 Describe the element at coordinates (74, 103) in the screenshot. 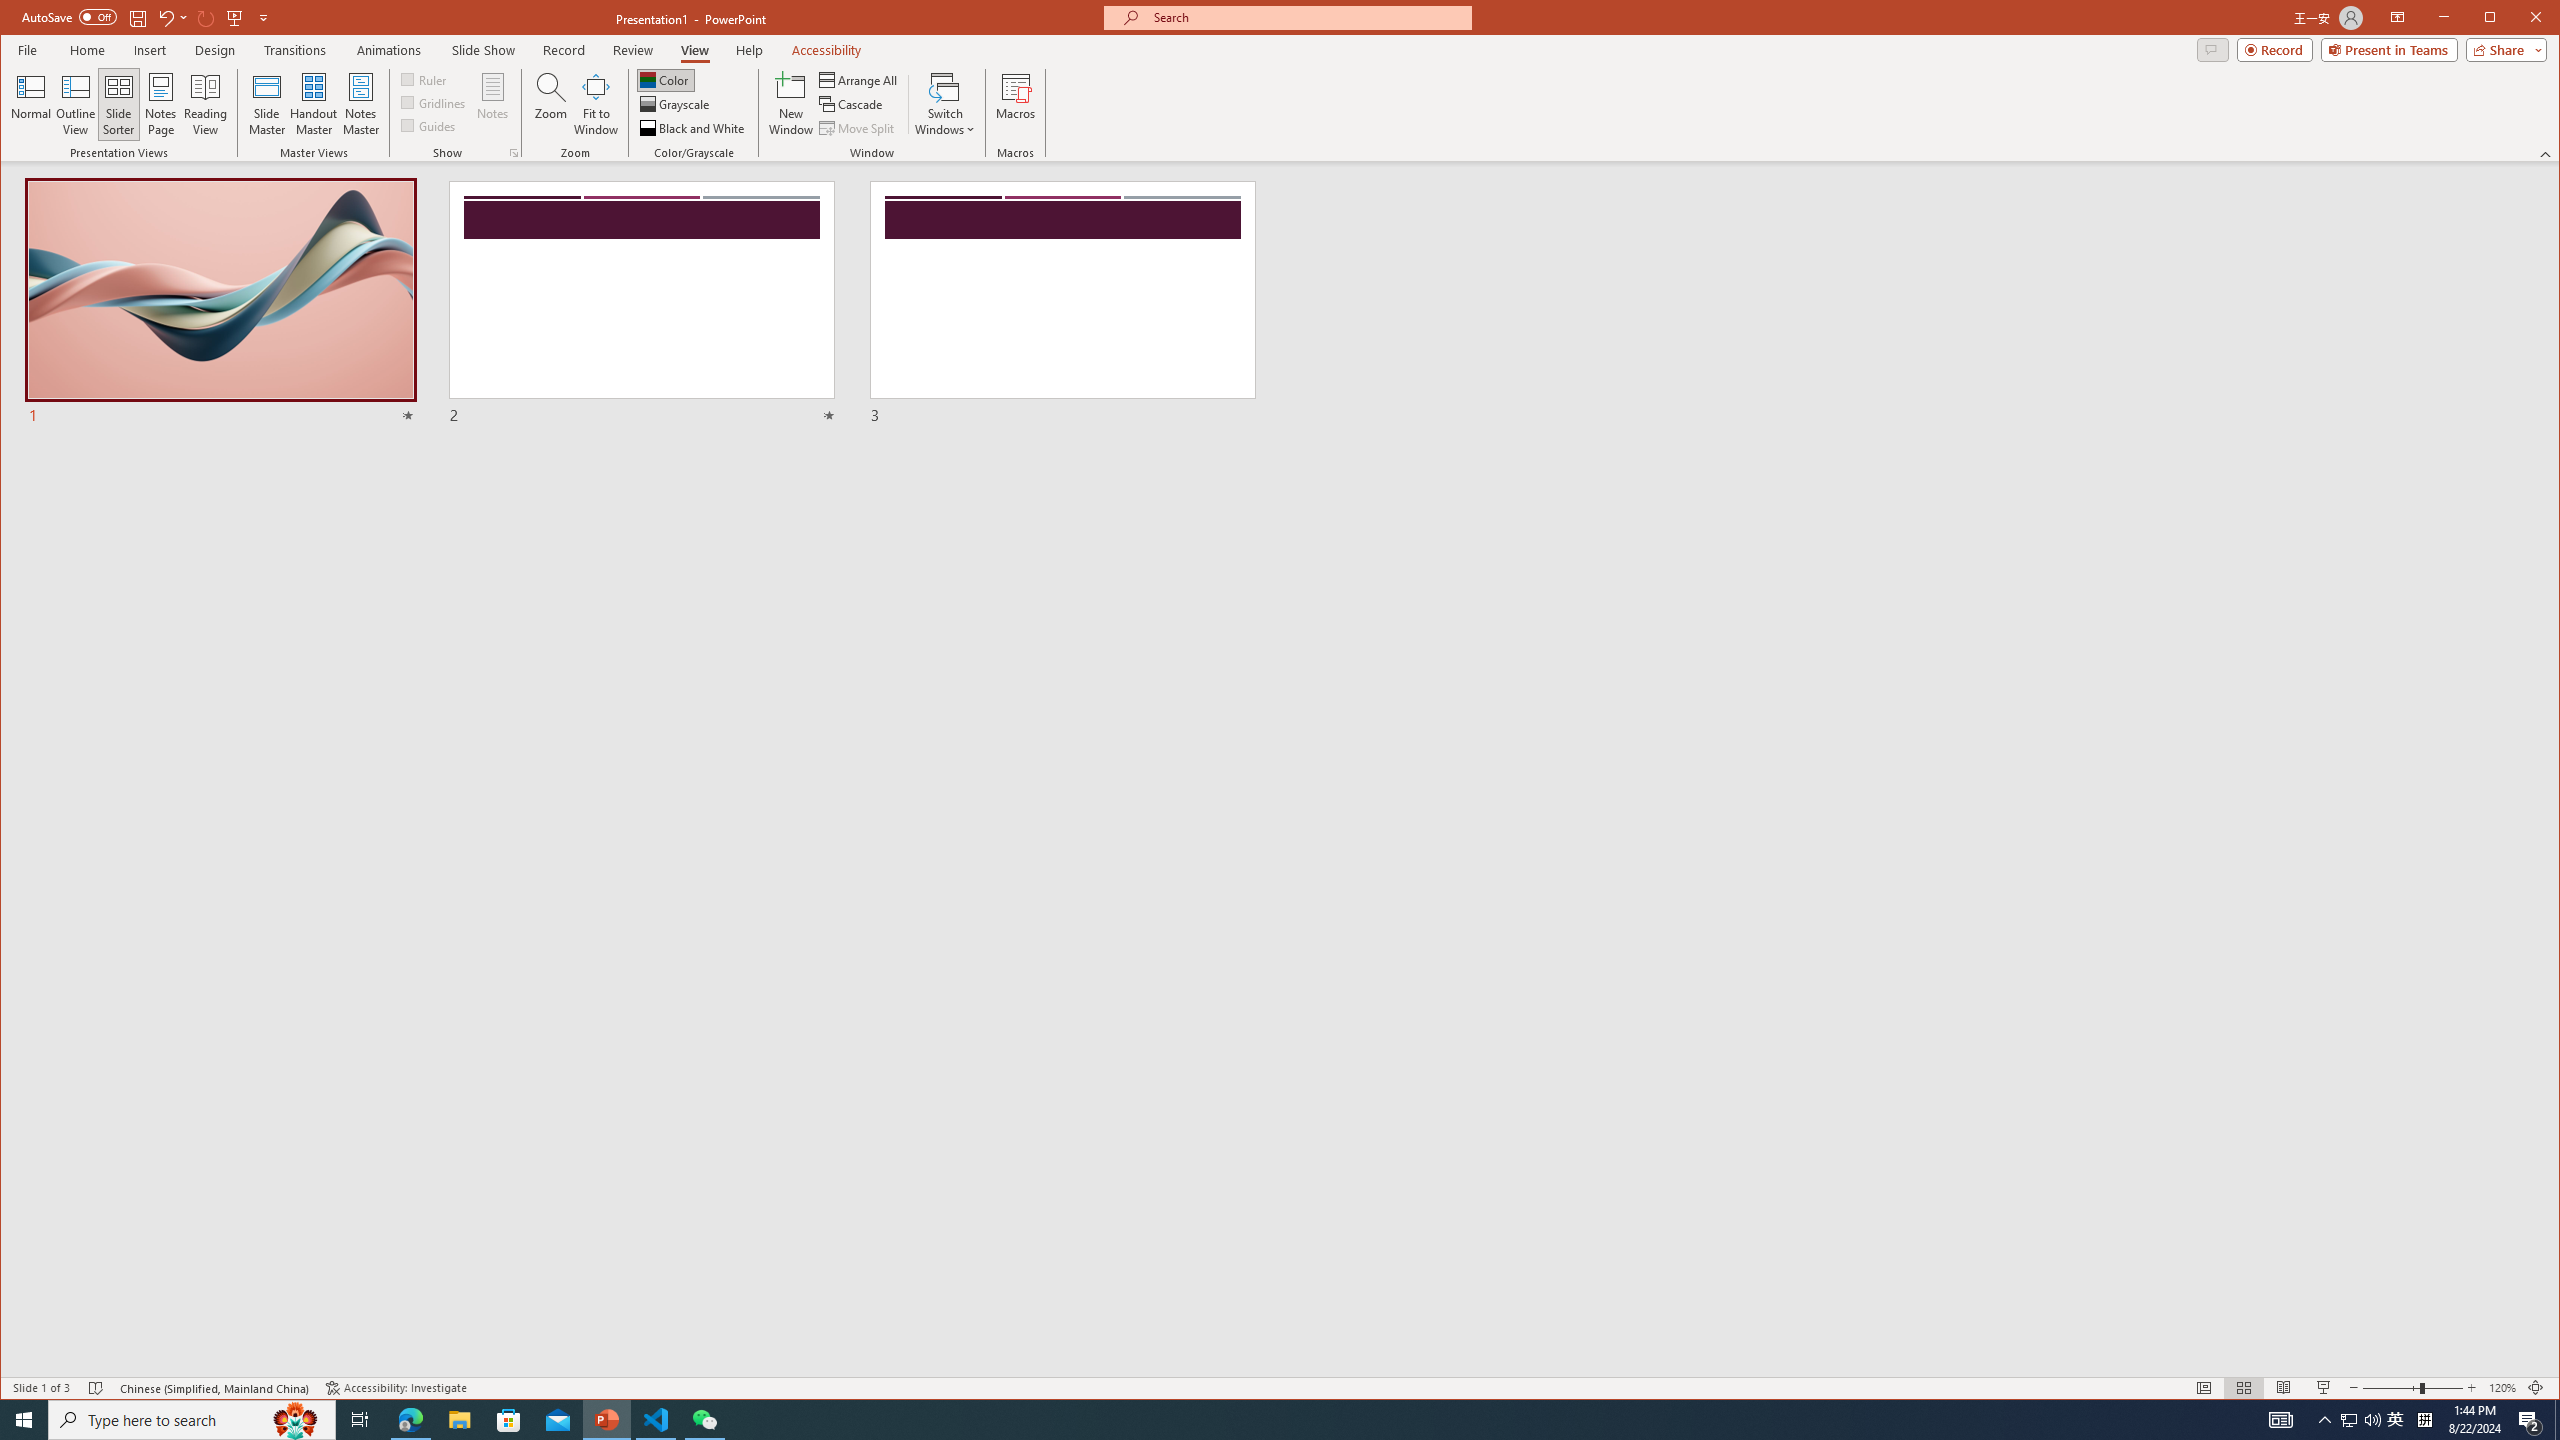

I see `'Outline View'` at that location.